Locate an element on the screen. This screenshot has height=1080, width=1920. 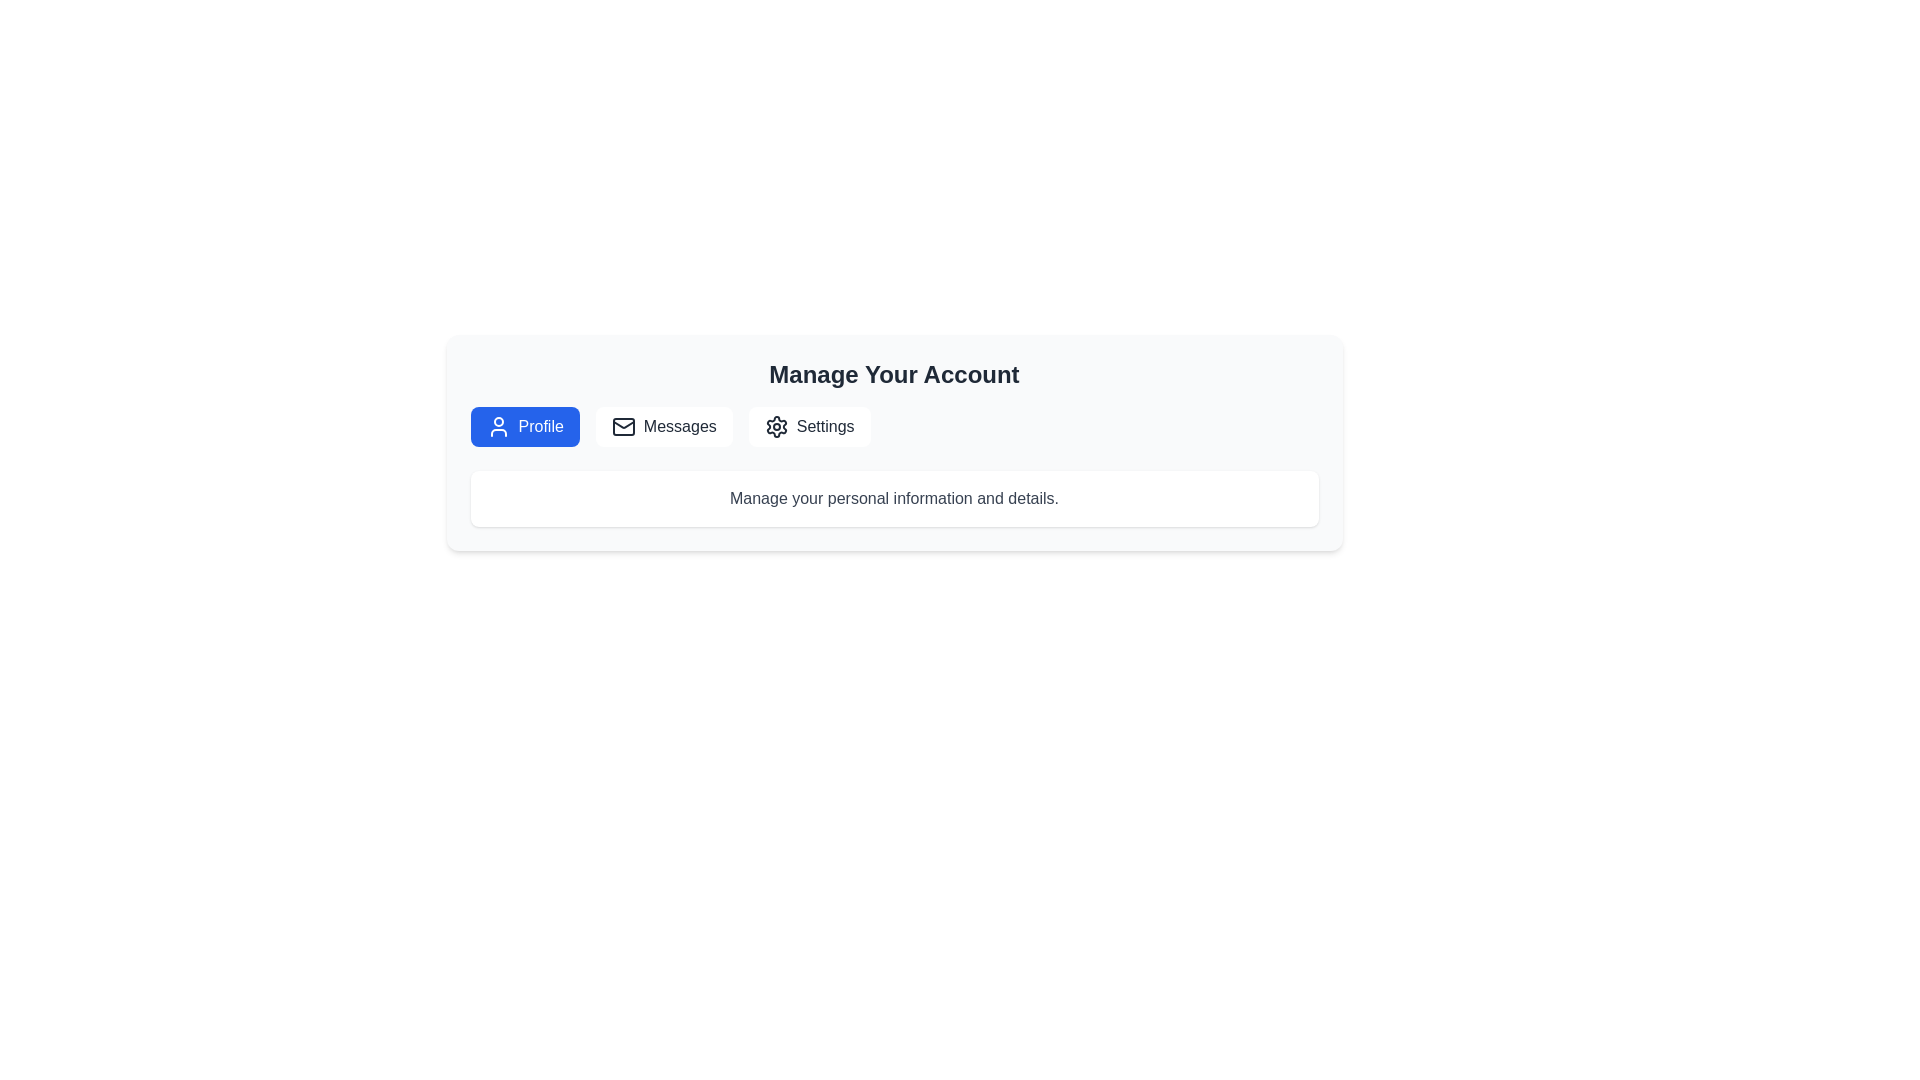
the user silhouette icon located to the left of the 'Profile' text within the blue button is located at coordinates (498, 426).